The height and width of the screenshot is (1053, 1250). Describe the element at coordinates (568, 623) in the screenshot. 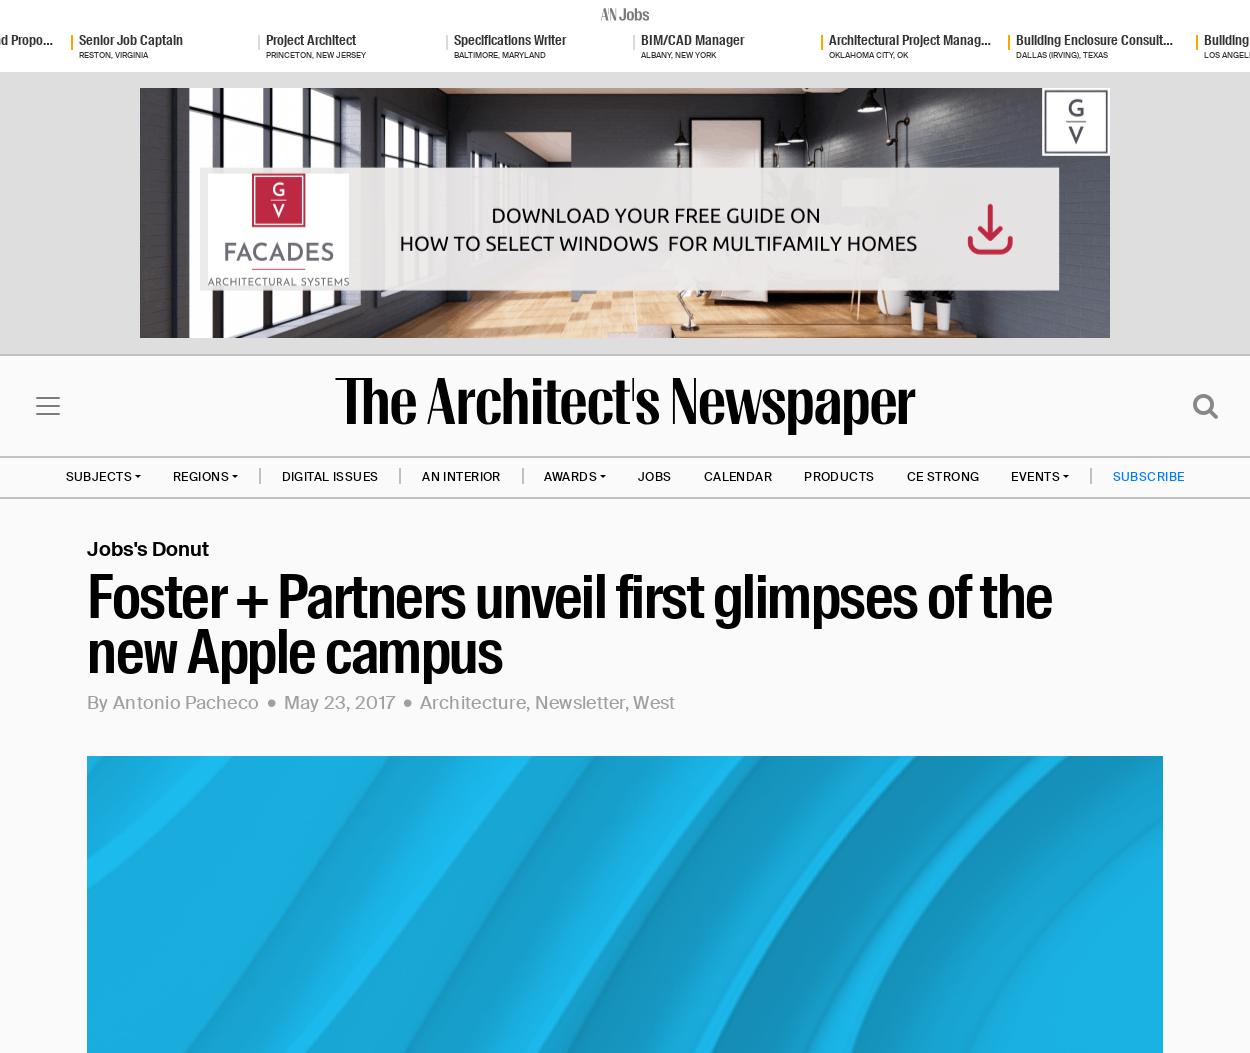

I see `'Foster + Partners unveil first glimpses of the new Apple campus'` at that location.